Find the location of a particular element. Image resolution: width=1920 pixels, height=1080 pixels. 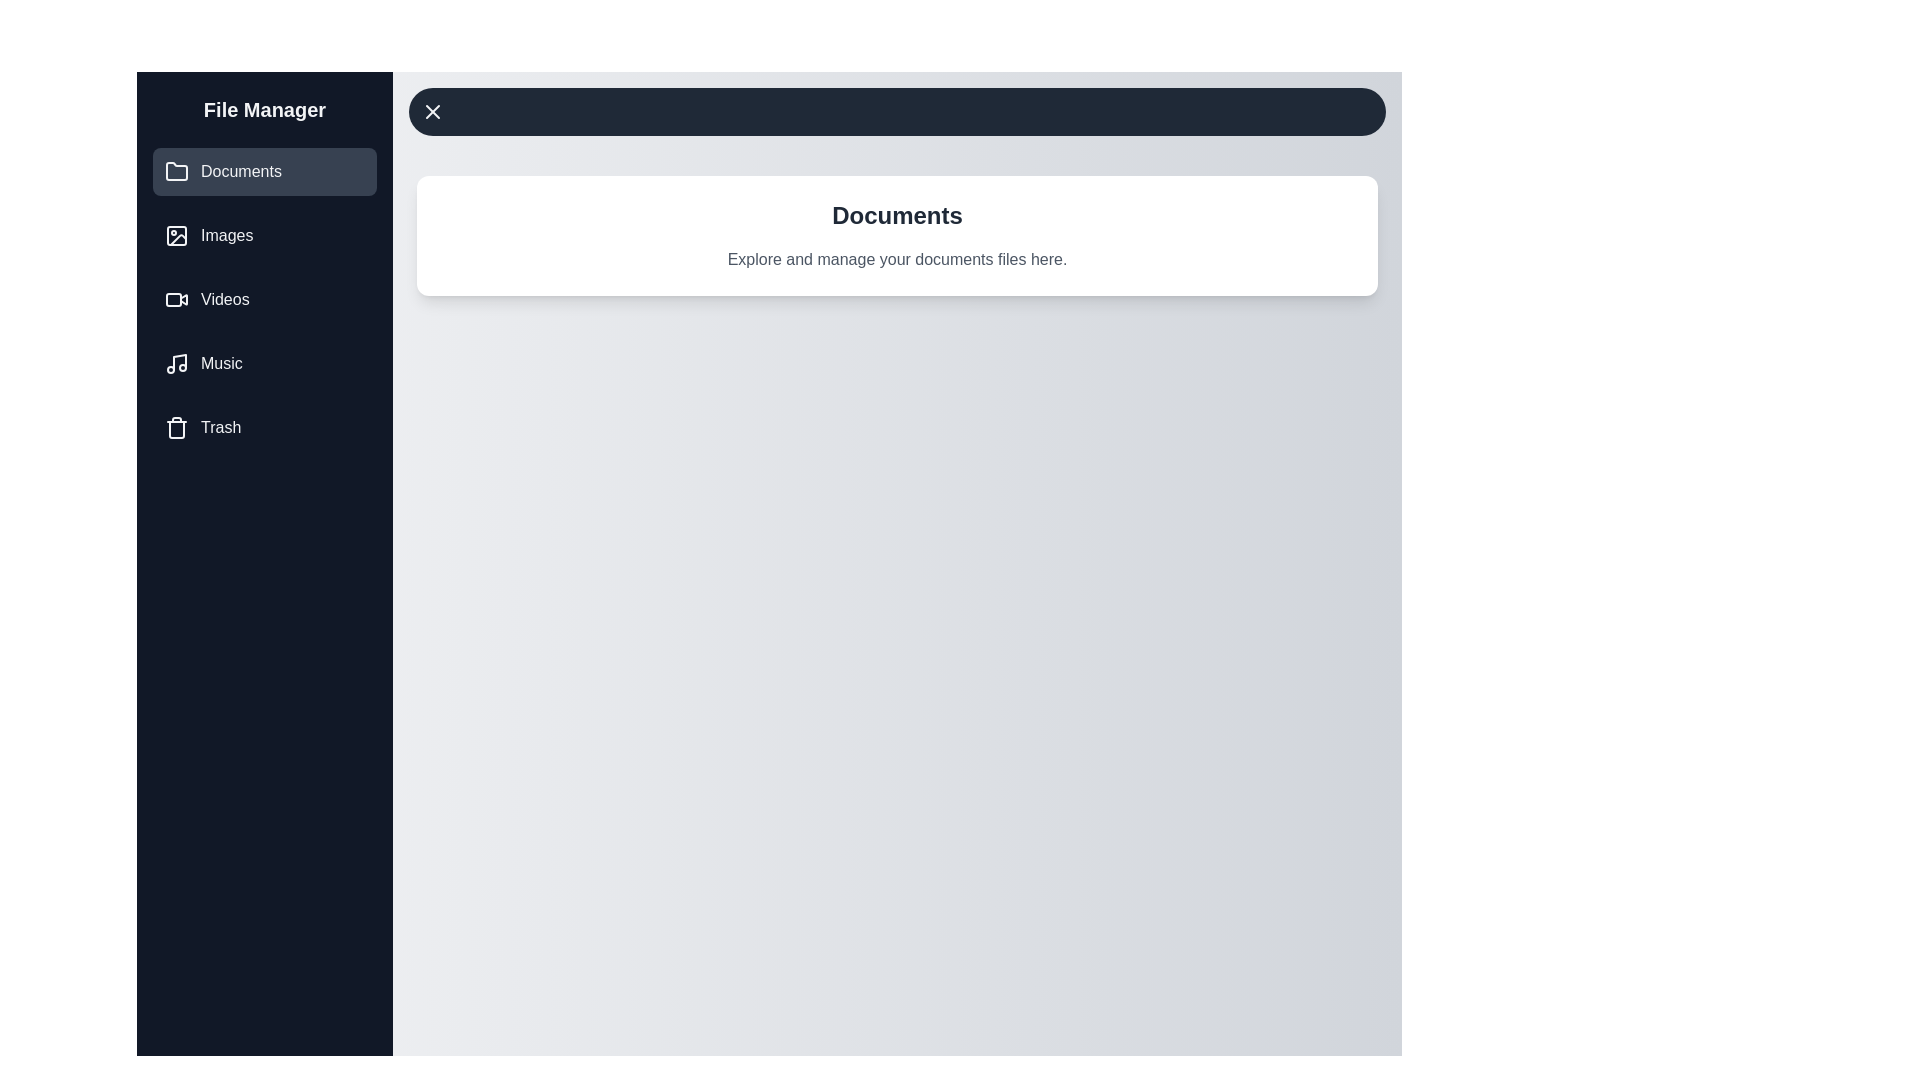

the toggle button to change the drawer's open/close state is located at coordinates (896, 111).